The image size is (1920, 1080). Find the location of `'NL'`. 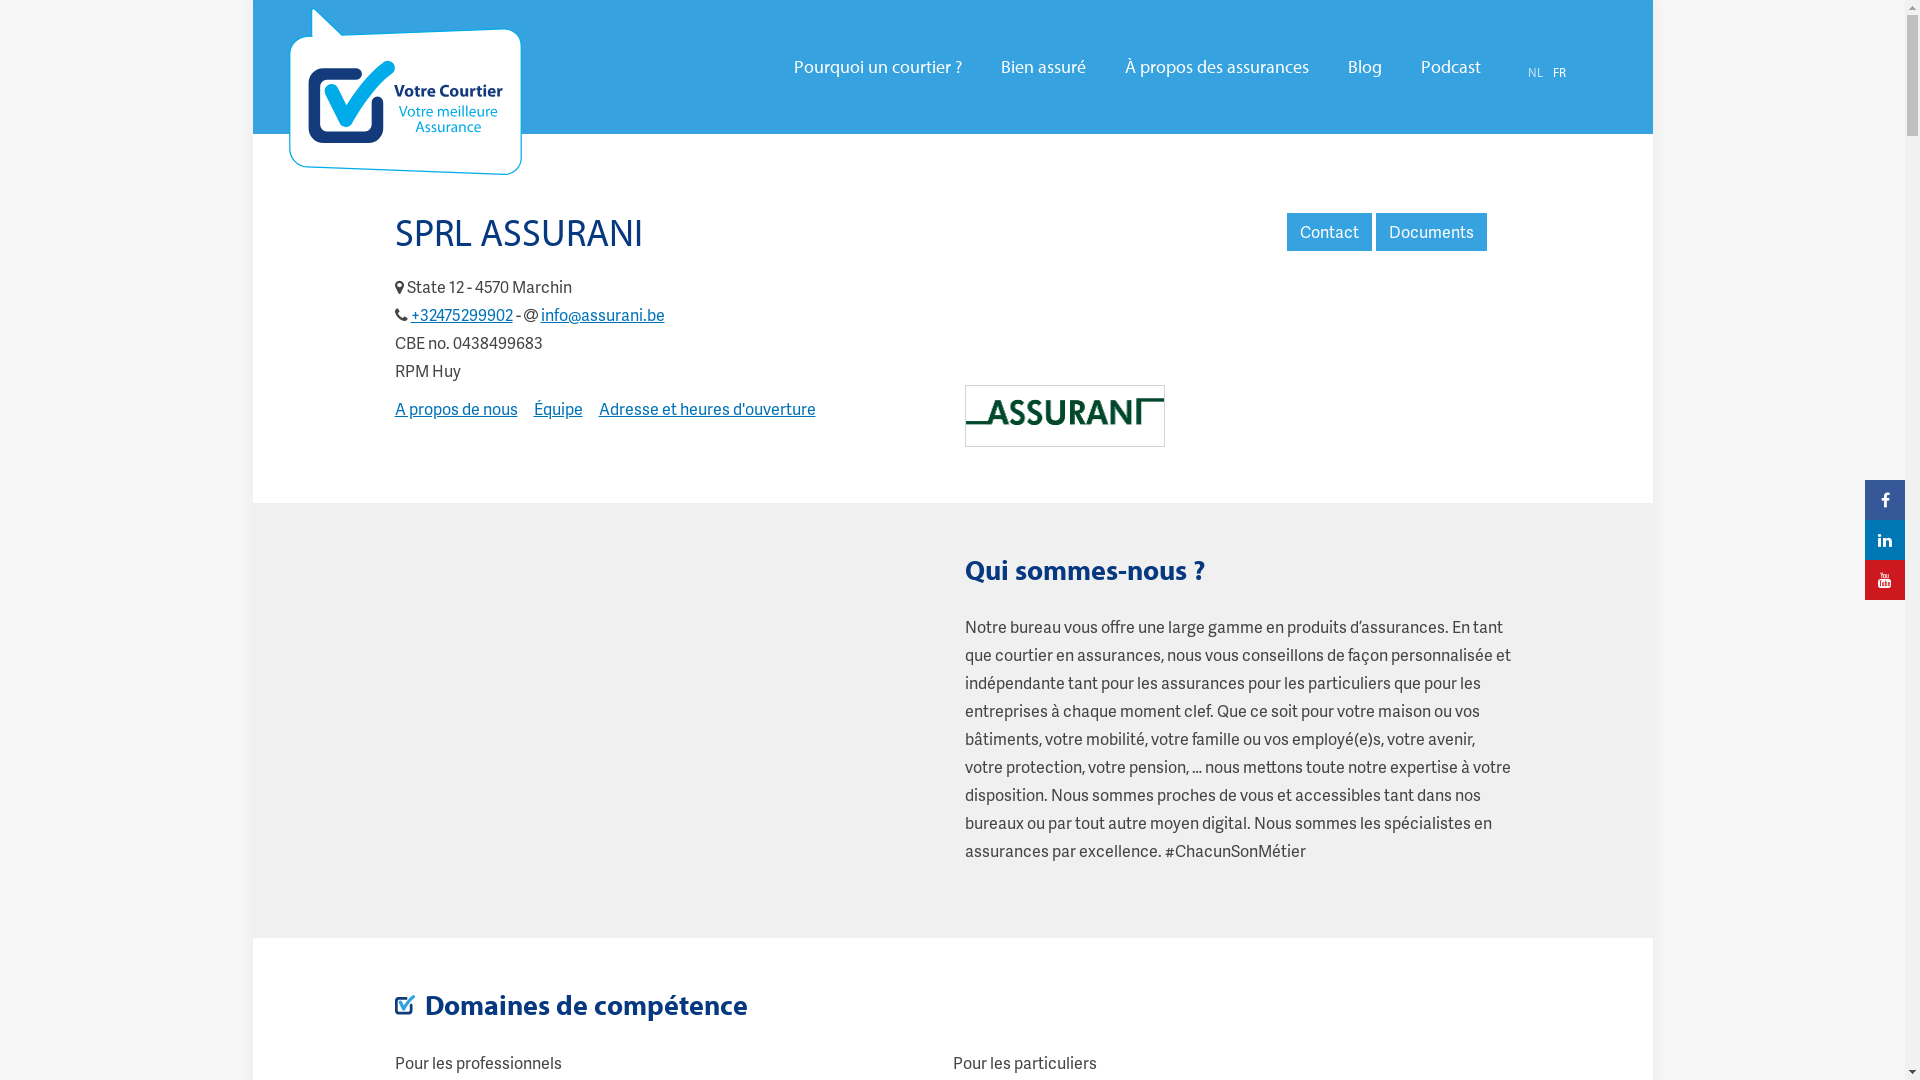

'NL' is located at coordinates (1534, 71).